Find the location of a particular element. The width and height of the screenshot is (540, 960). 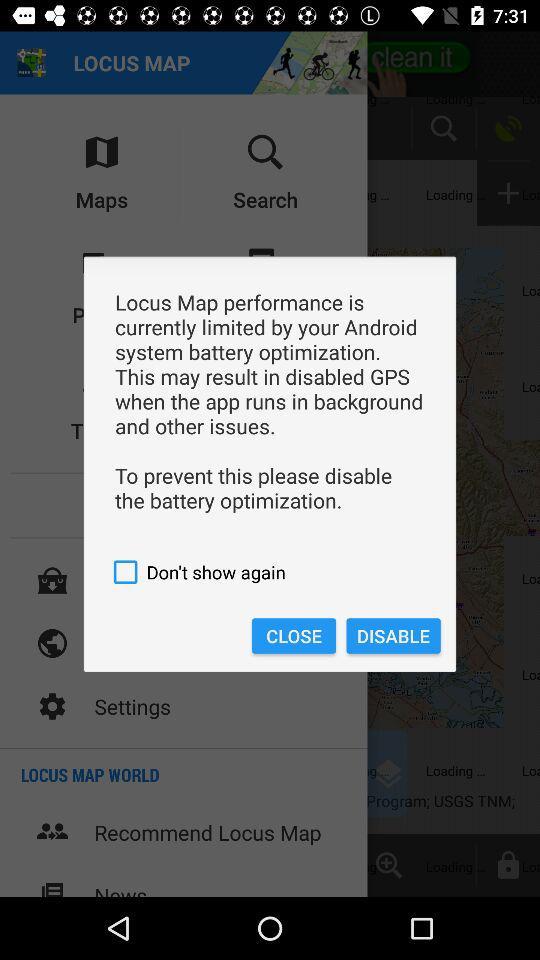

the icon above close is located at coordinates (270, 572).